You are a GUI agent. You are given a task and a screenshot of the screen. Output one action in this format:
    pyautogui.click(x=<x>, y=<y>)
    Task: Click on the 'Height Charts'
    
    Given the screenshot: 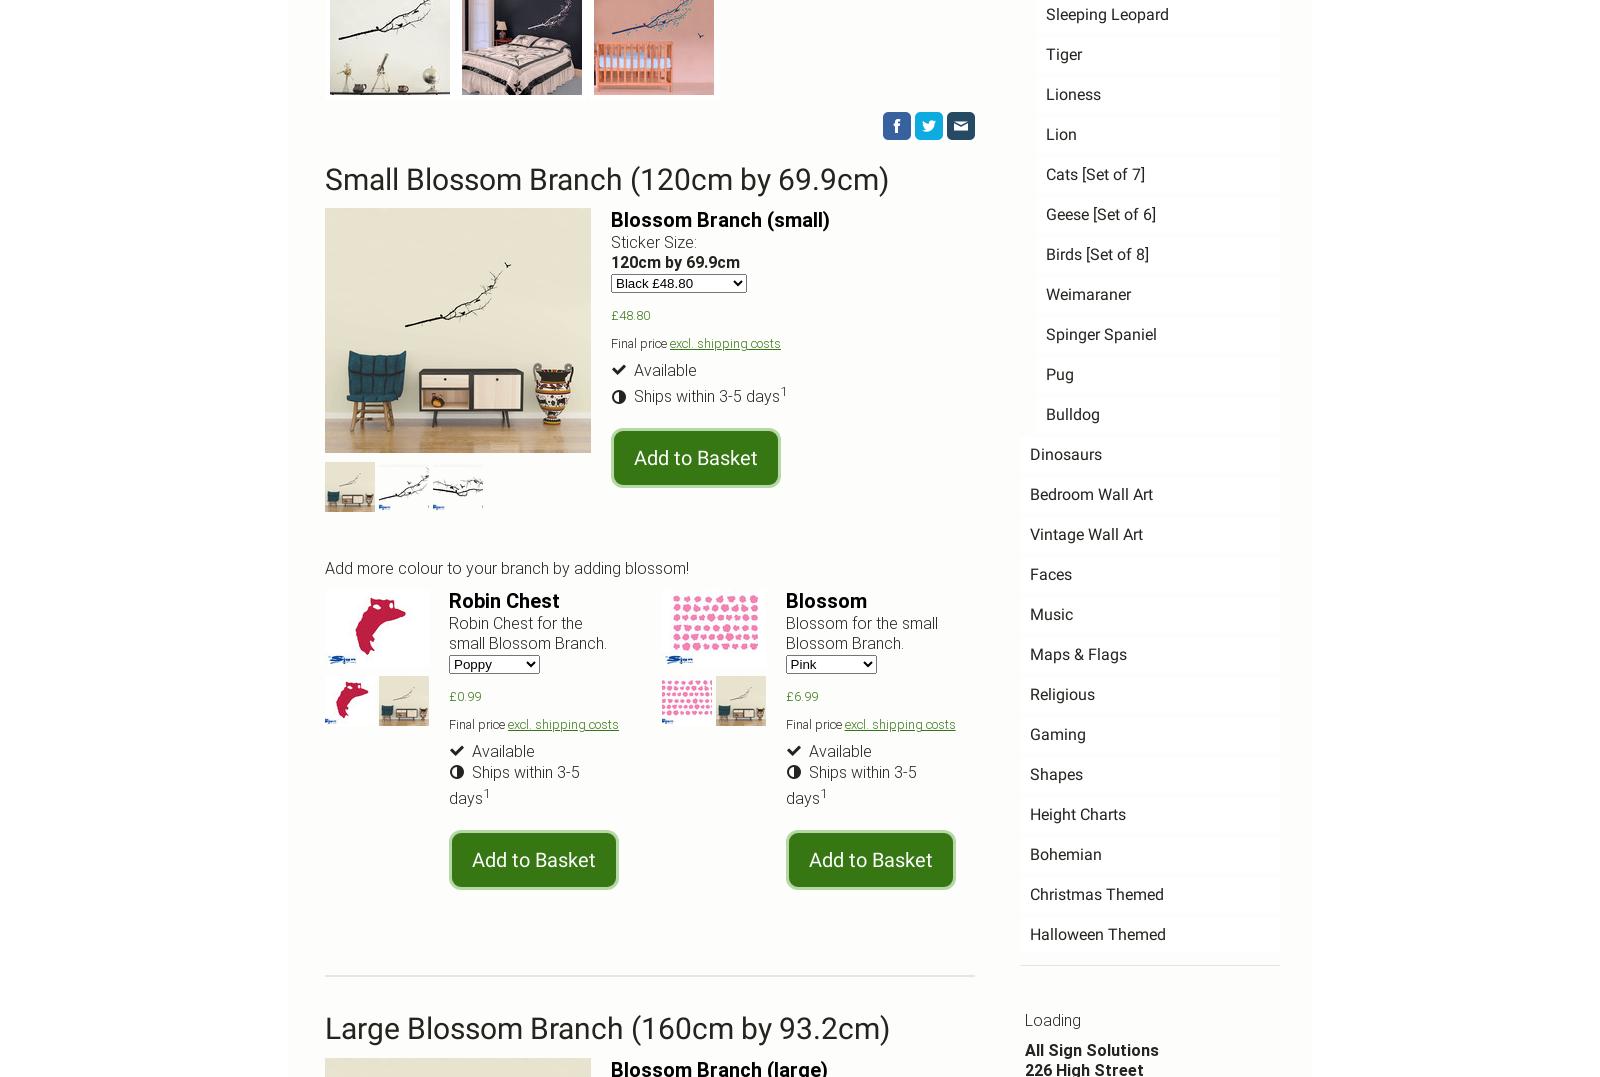 What is the action you would take?
    pyautogui.click(x=1078, y=813)
    